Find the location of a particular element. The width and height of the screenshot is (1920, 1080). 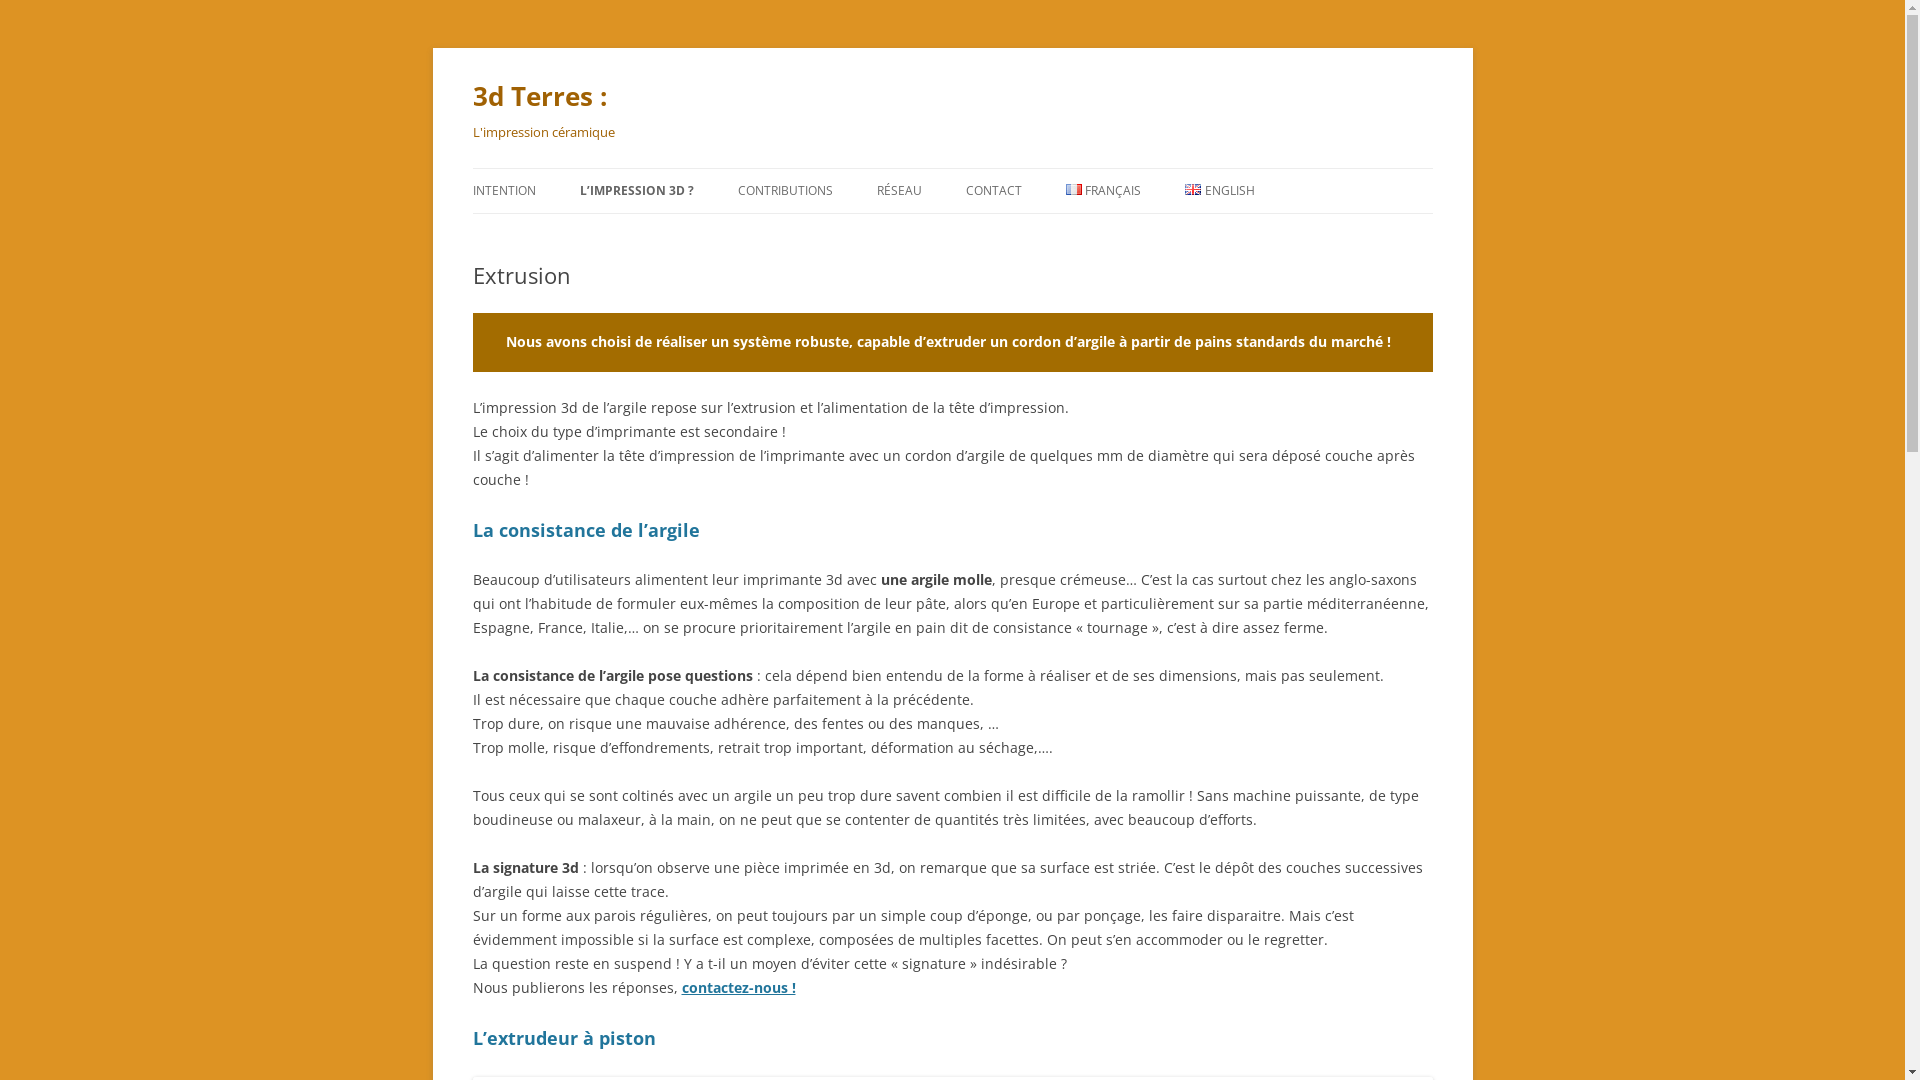

'CONTACT' is located at coordinates (993, 191).